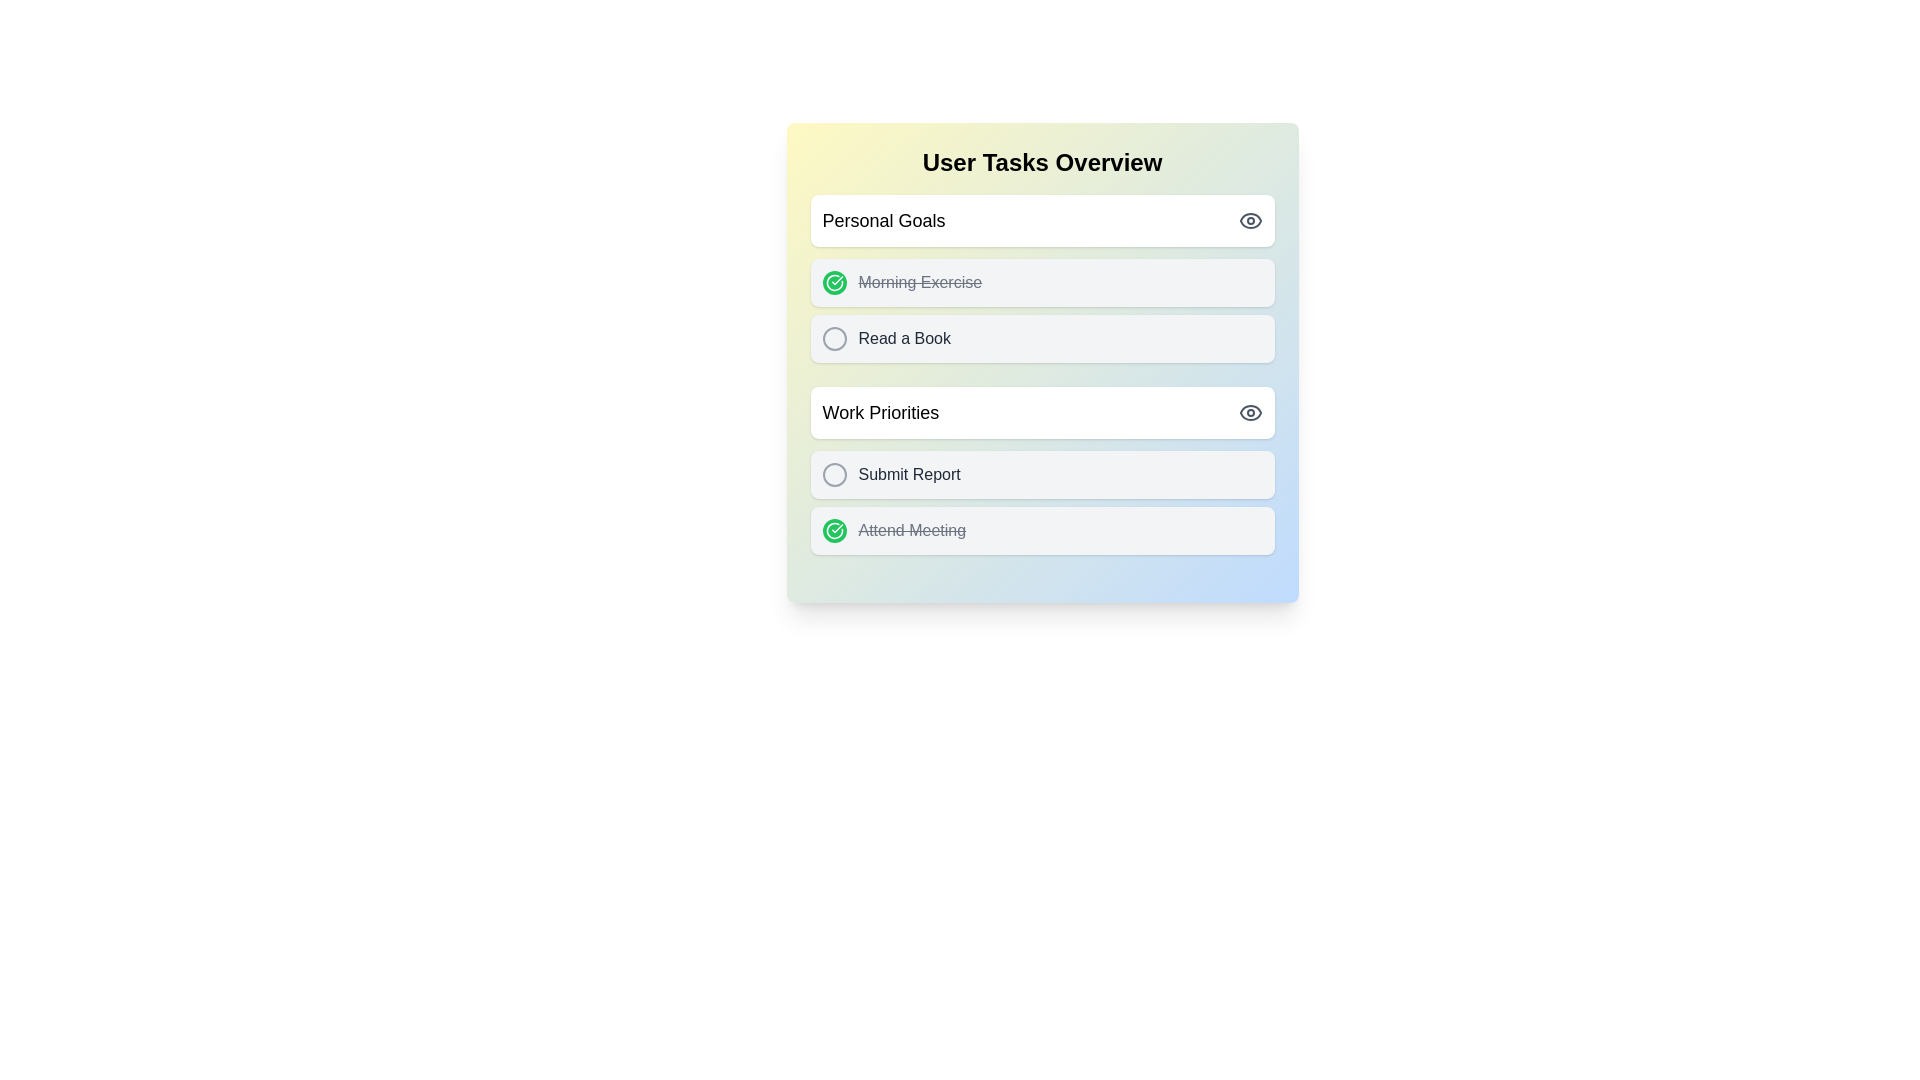 The width and height of the screenshot is (1920, 1080). Describe the element at coordinates (1249, 220) in the screenshot. I see `on the outline-style eye icon located in the top-right corner of the 'Personal Goals' section, which features a central filled circle and an oval shape in a neutral gray color scheme` at that location.